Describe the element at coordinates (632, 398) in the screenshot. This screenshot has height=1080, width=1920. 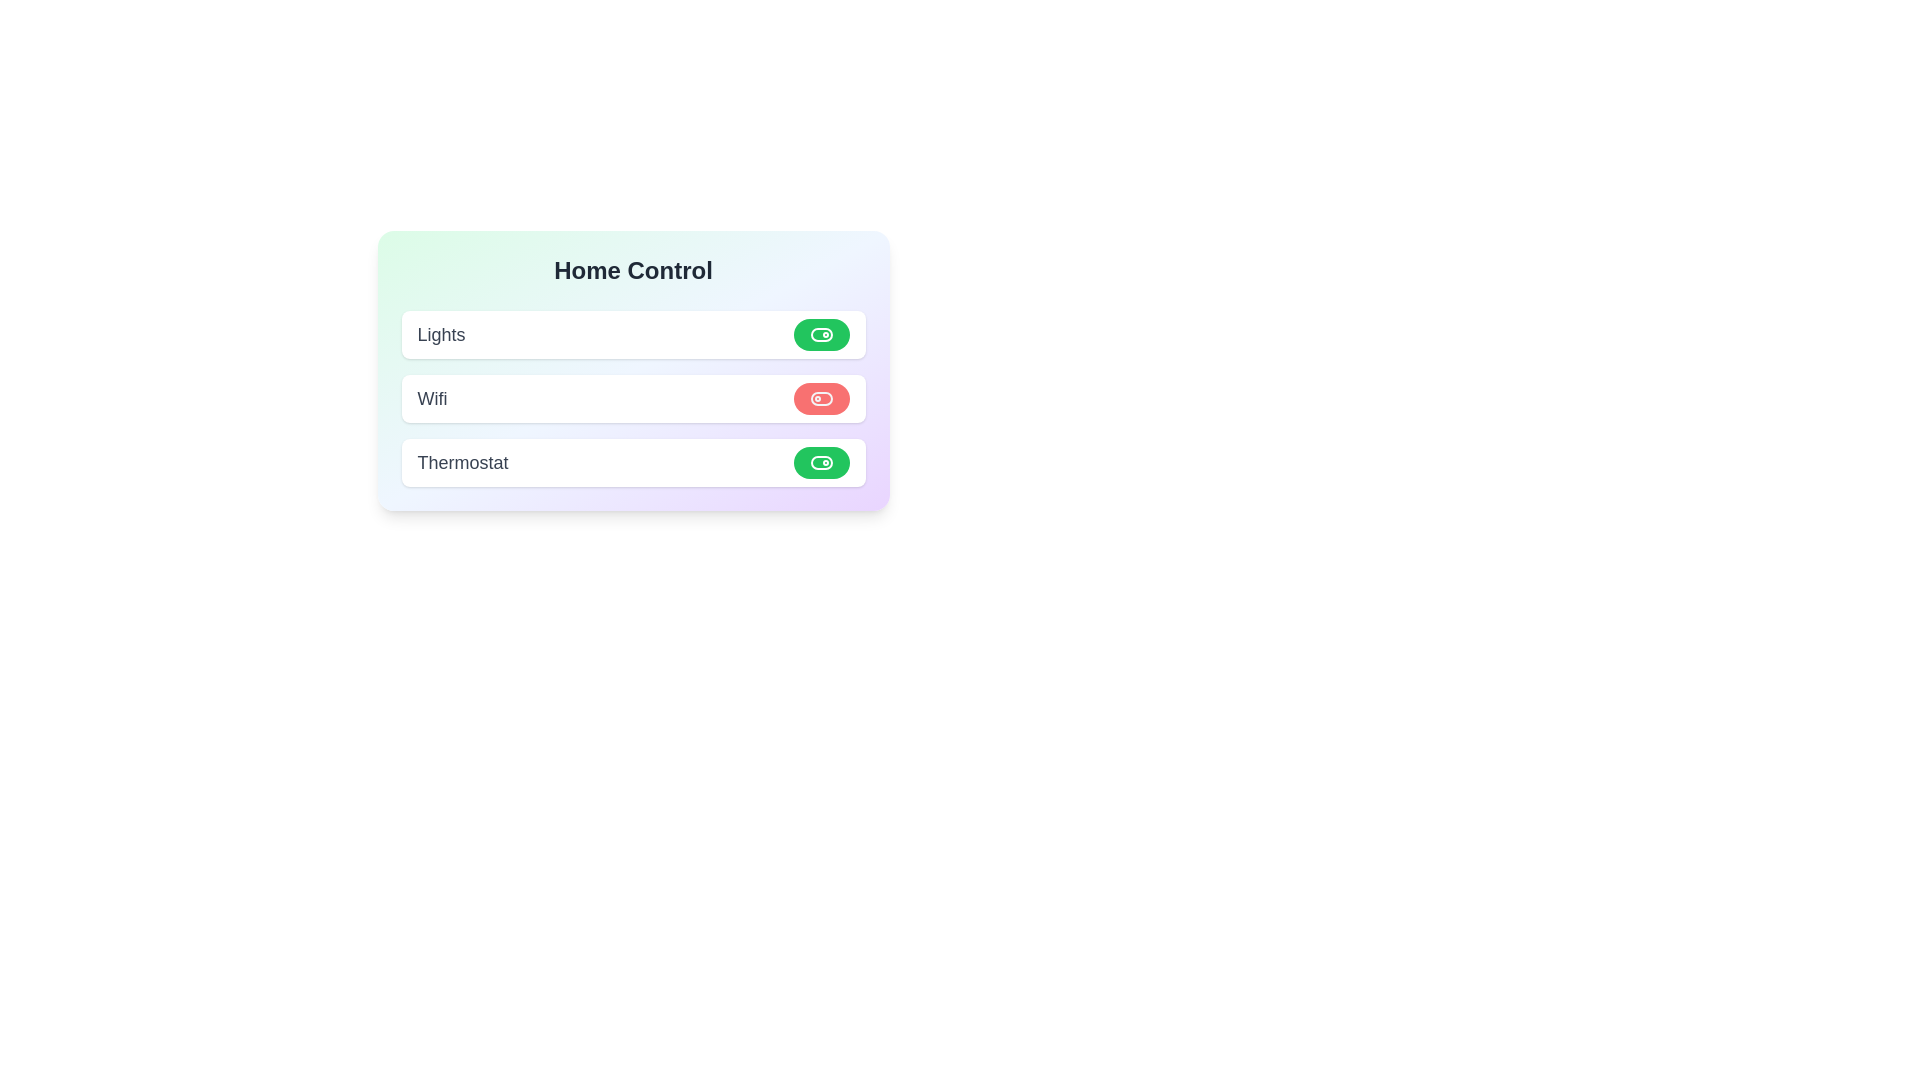
I see `the 'Wifi' toggle section in the Home Control list` at that location.